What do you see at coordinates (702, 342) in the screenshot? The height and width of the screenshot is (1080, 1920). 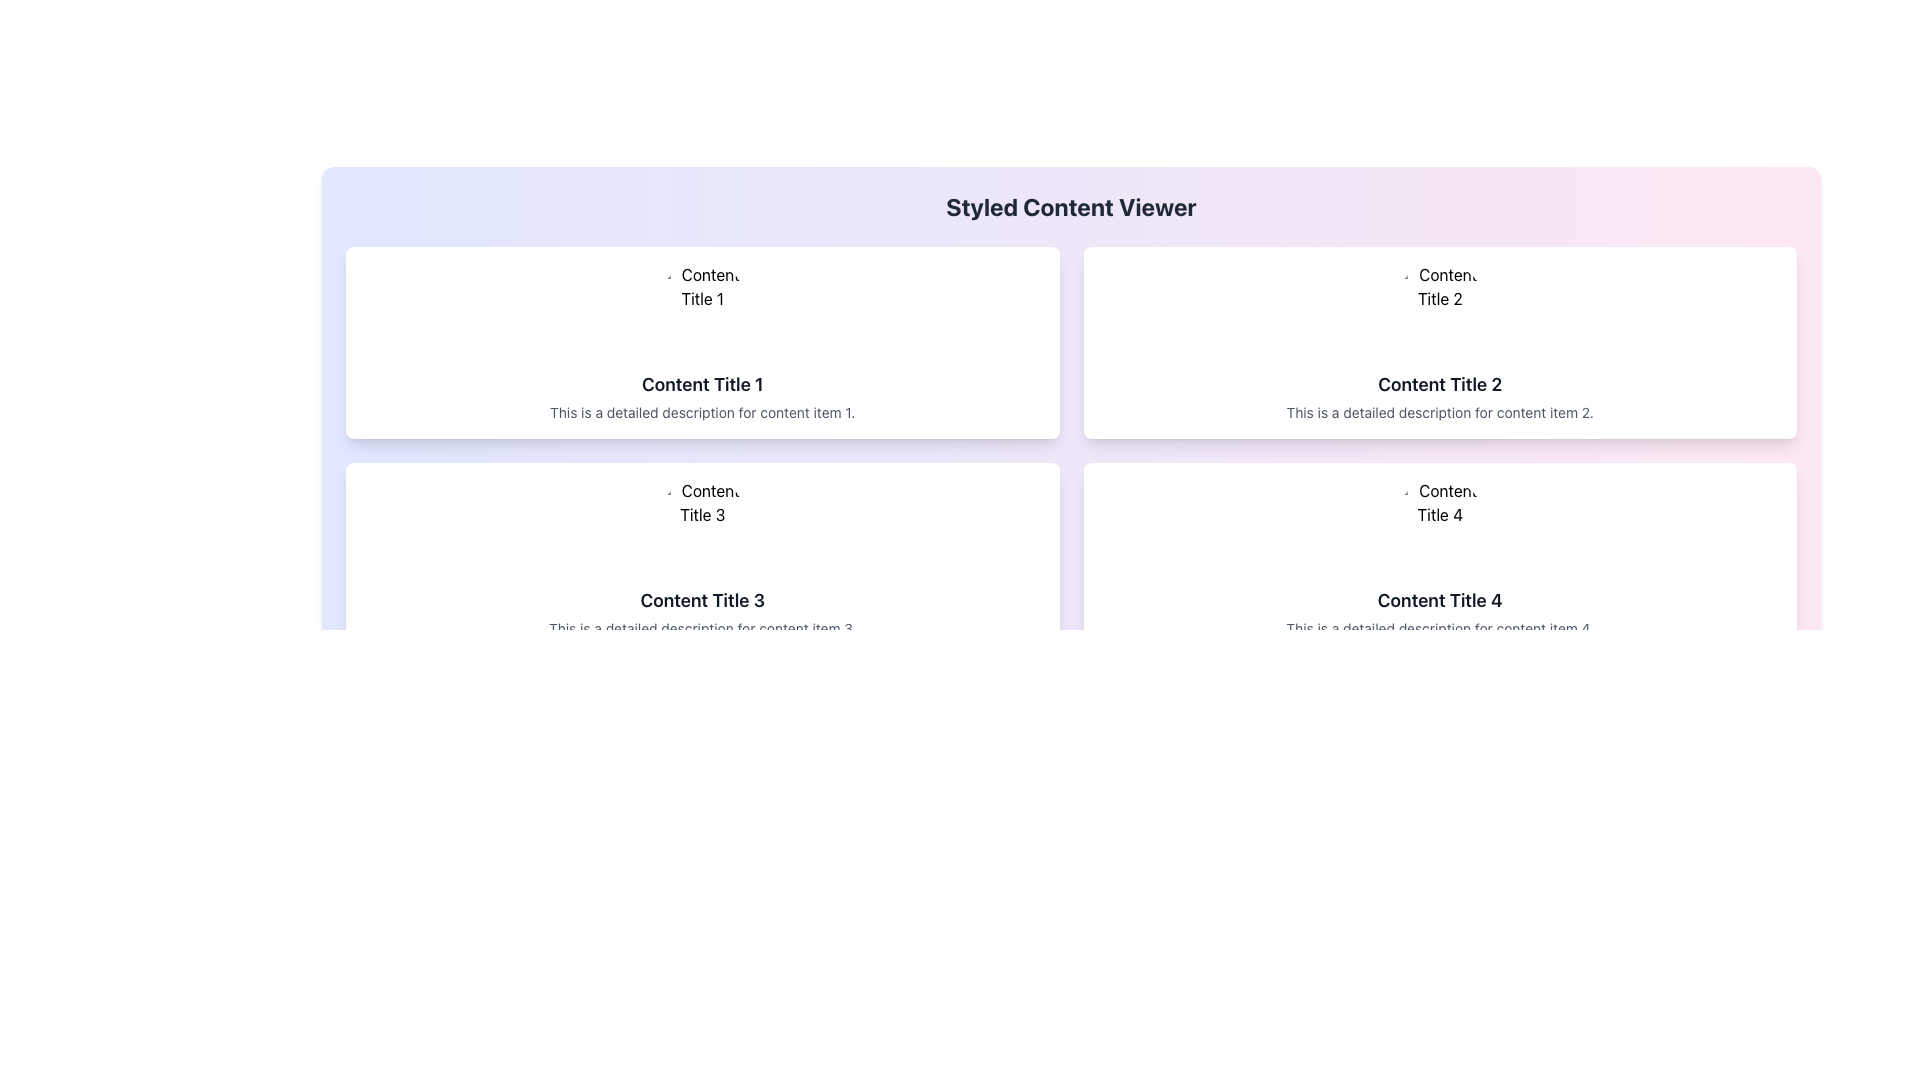 I see `the Content Card located in the top-left corner of the grid layout` at bounding box center [702, 342].